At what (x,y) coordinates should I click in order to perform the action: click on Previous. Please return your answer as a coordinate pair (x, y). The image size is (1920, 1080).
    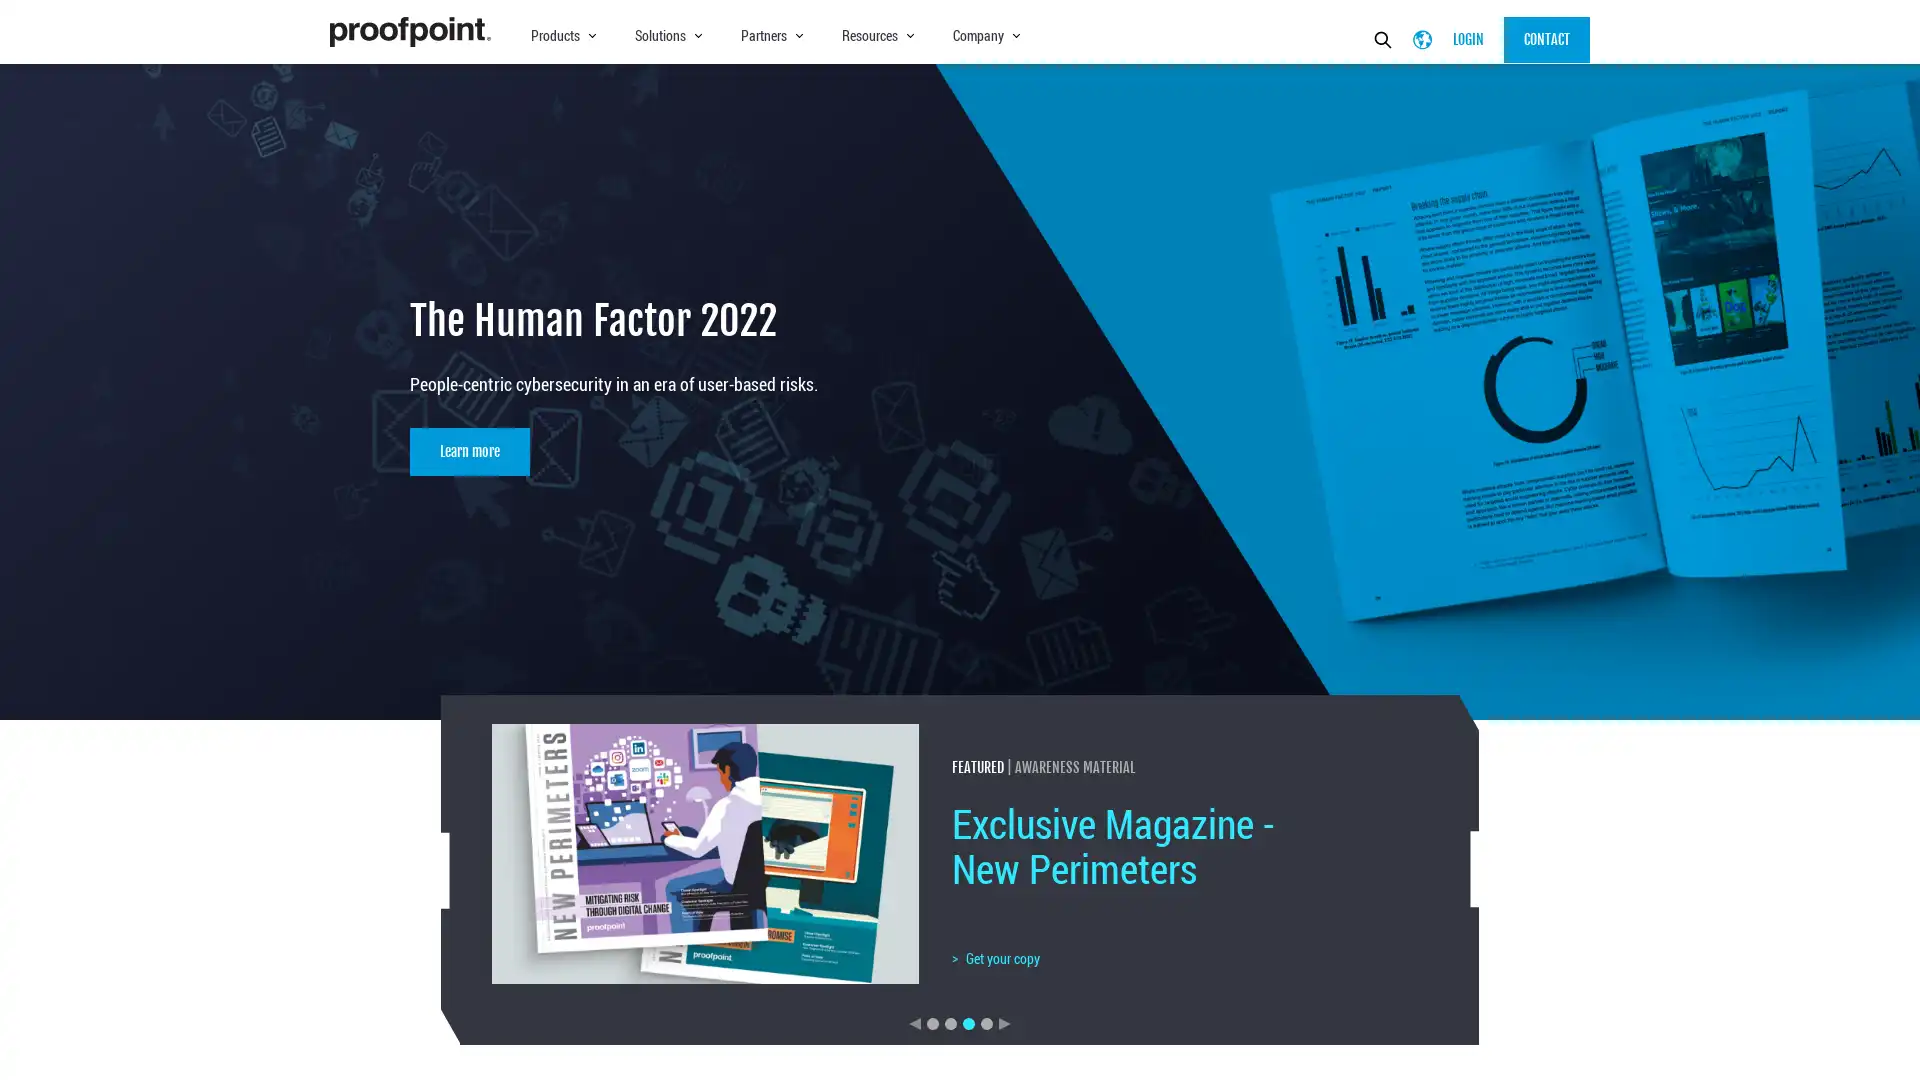
    Looking at the image, I should click on (914, 1022).